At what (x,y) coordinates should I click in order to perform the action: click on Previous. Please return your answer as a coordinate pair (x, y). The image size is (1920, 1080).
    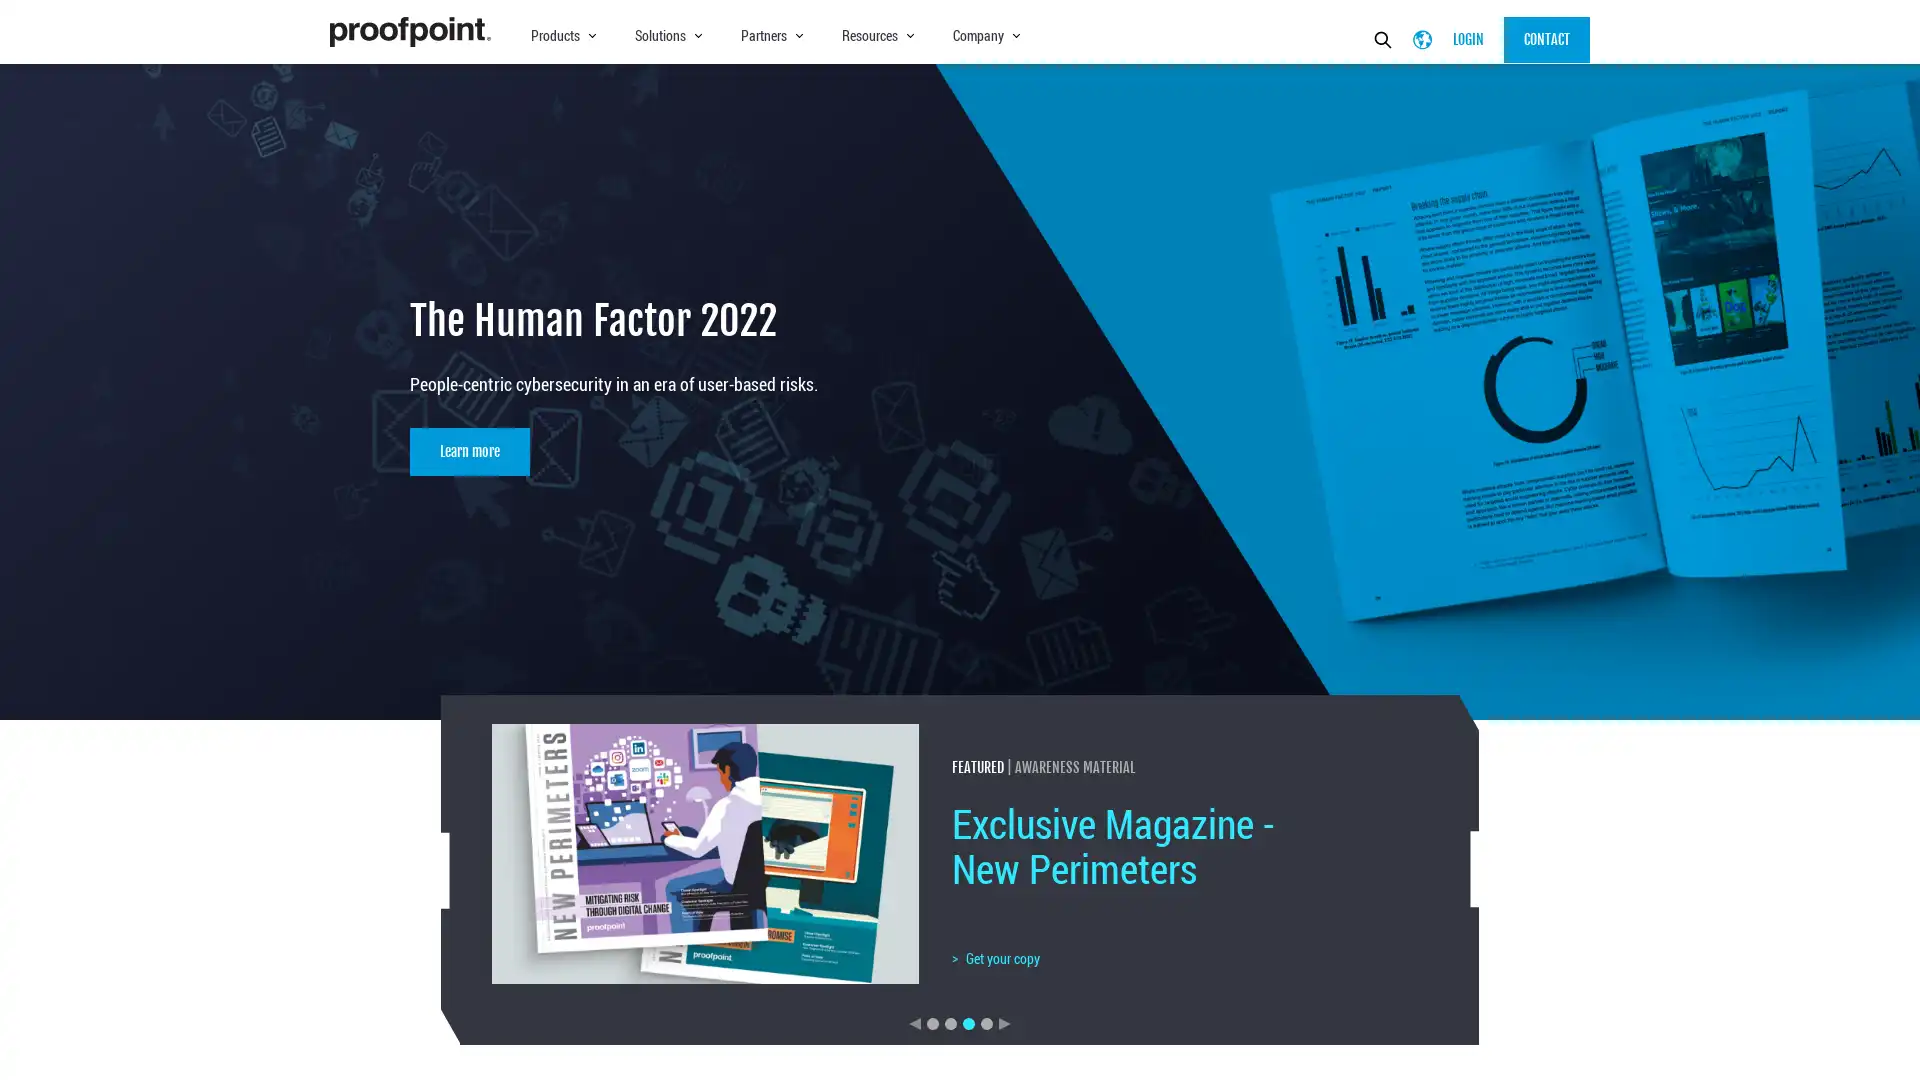
    Looking at the image, I should click on (914, 1022).